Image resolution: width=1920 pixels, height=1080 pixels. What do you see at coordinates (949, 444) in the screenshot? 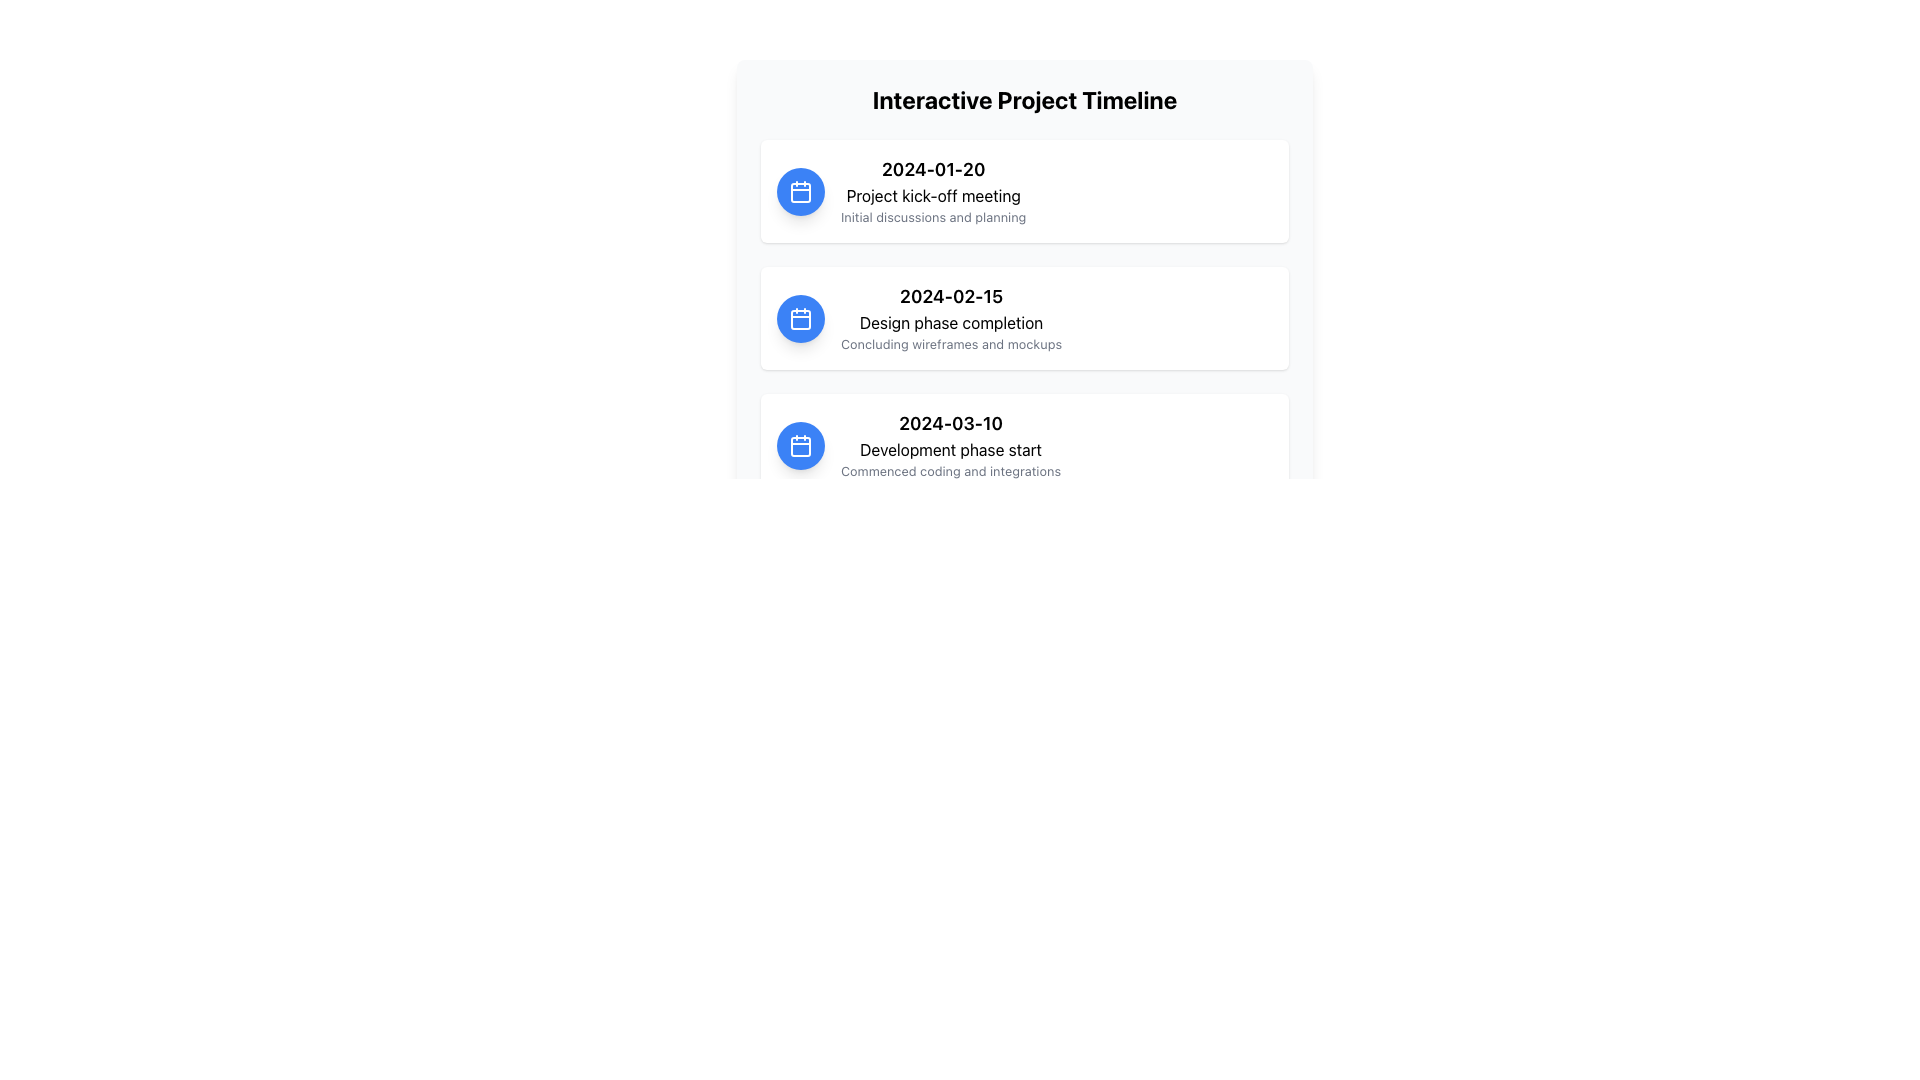
I see `text displayed in the third card of the vertical timeline layout, which summarizes the 'Development phase start' with the date '2024-03-10' and description 'Commenced coding and integrations'` at bounding box center [949, 444].